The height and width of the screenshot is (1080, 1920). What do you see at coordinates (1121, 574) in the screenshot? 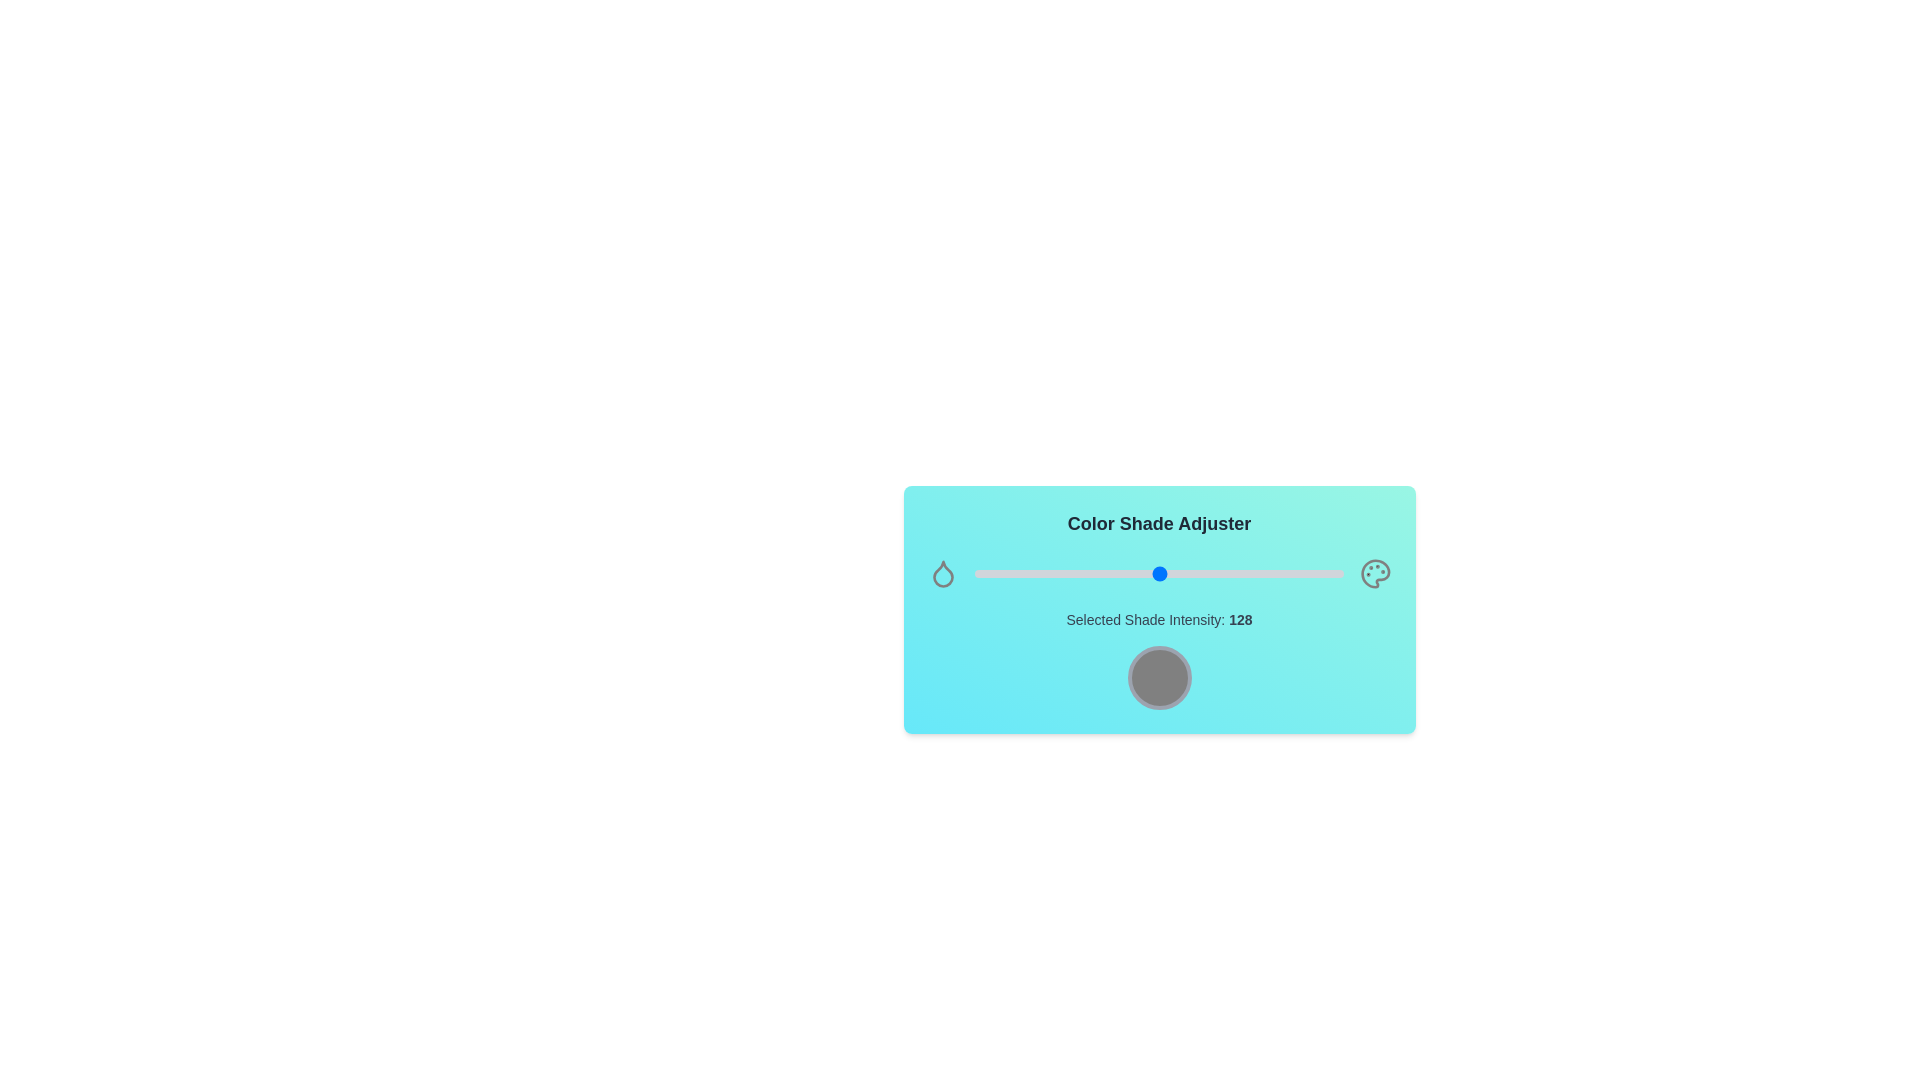
I see `the shade intensity slider to 101 value` at bounding box center [1121, 574].